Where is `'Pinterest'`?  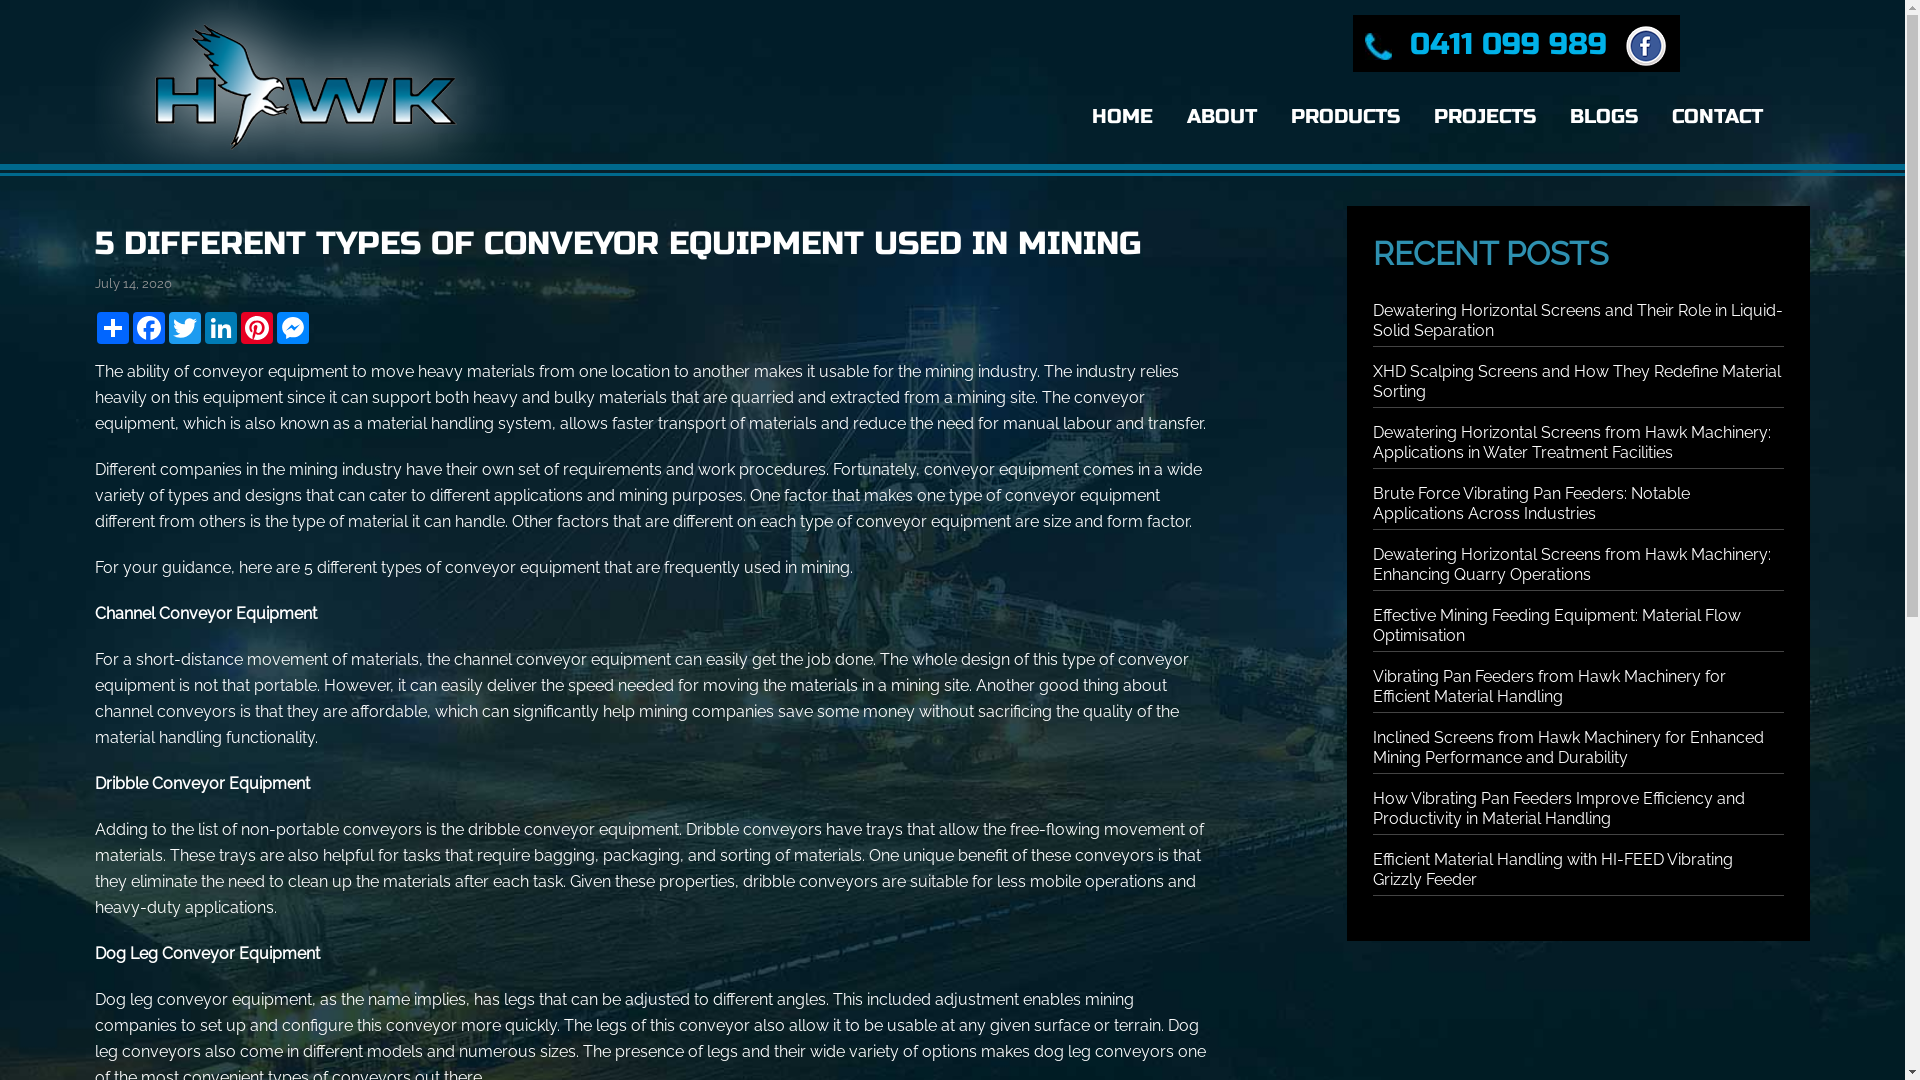
'Pinterest' is located at coordinates (239, 326).